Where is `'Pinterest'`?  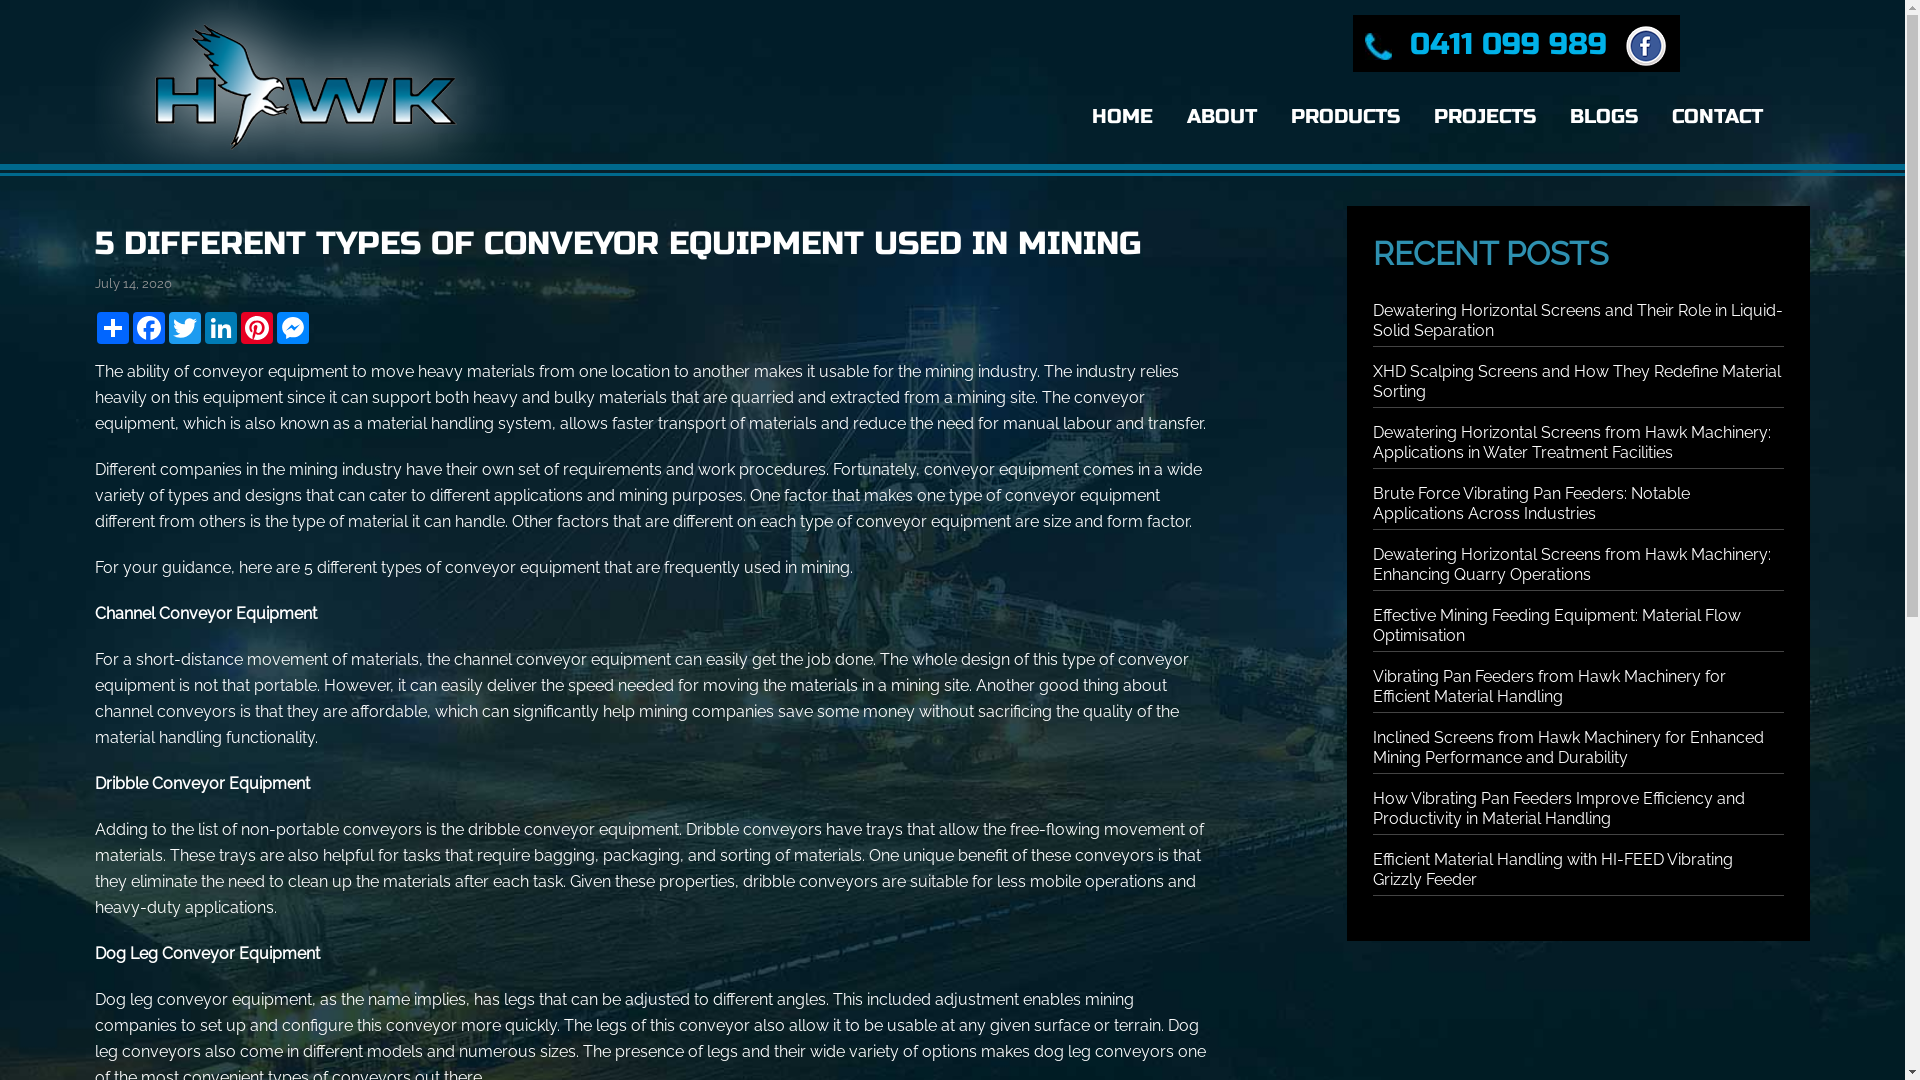
'Pinterest' is located at coordinates (239, 326).